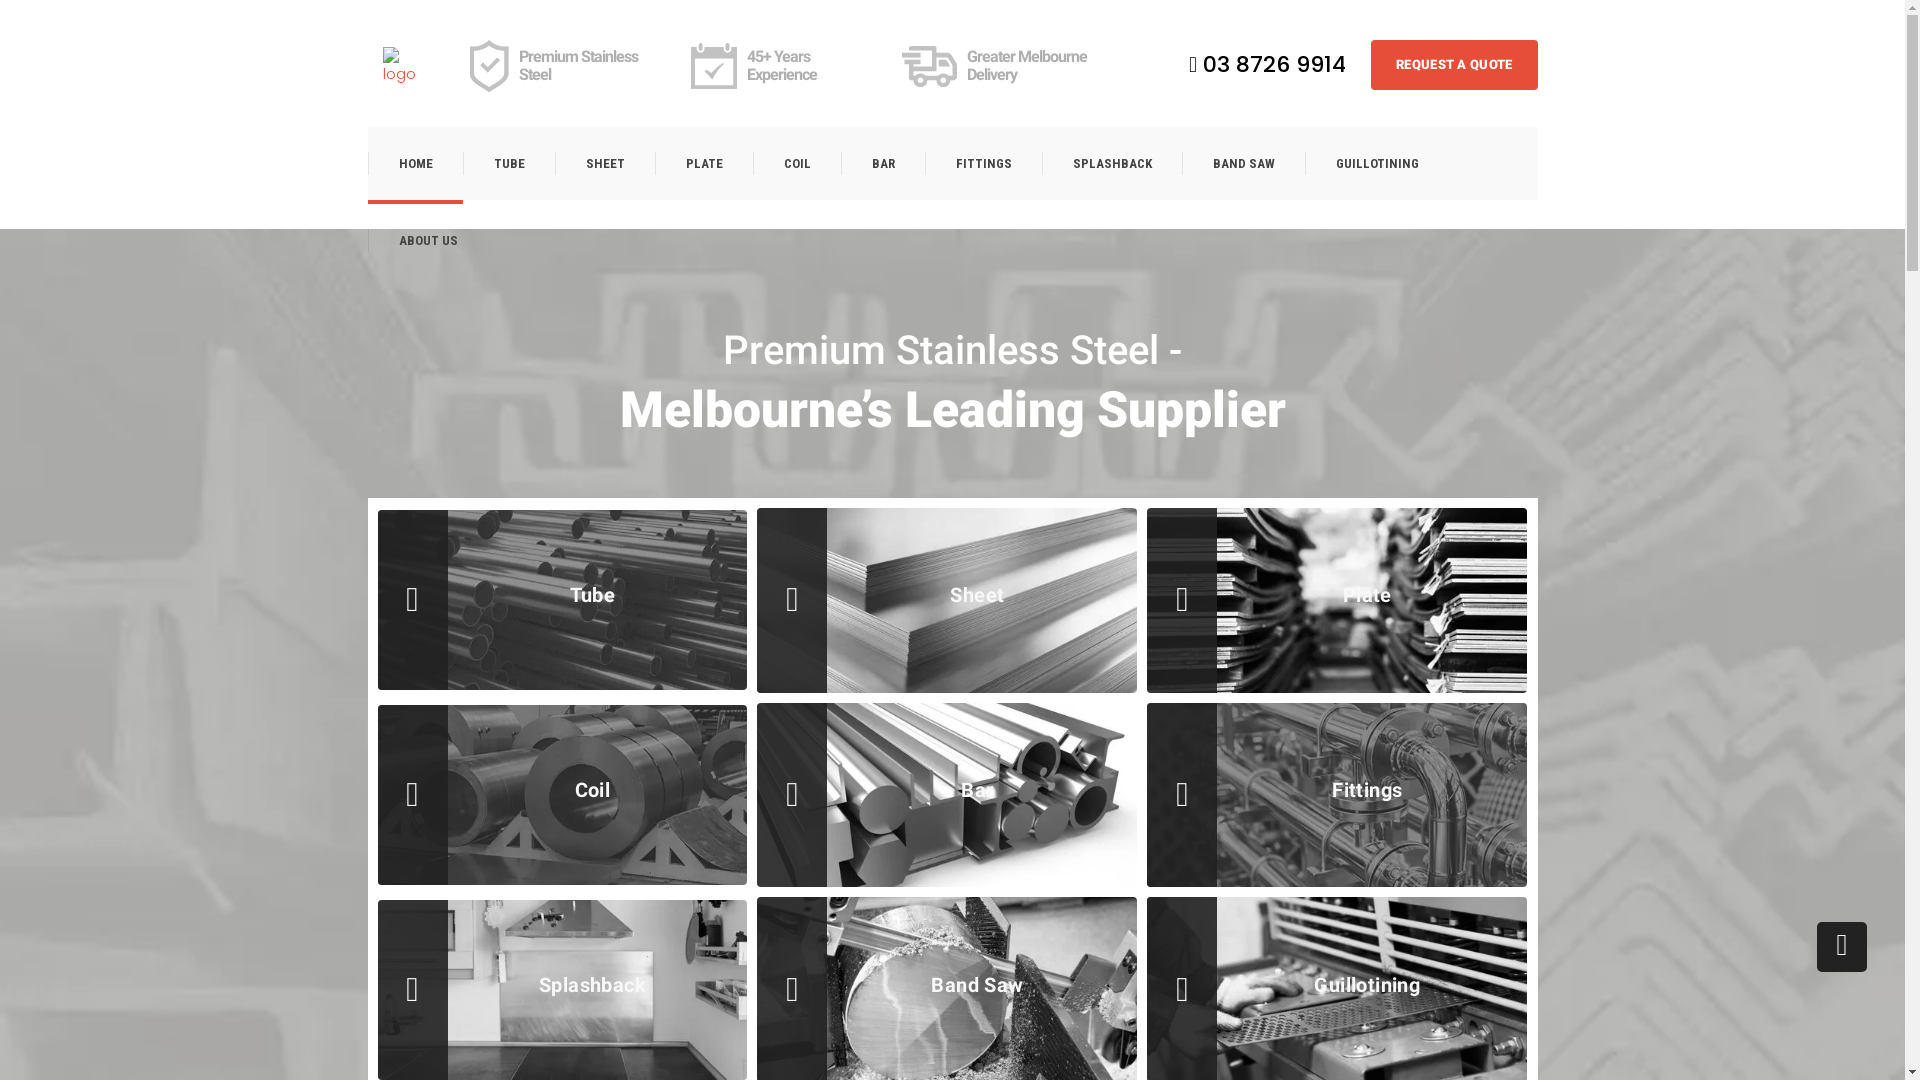  What do you see at coordinates (1817, 946) in the screenshot?
I see `'Go to top'` at bounding box center [1817, 946].